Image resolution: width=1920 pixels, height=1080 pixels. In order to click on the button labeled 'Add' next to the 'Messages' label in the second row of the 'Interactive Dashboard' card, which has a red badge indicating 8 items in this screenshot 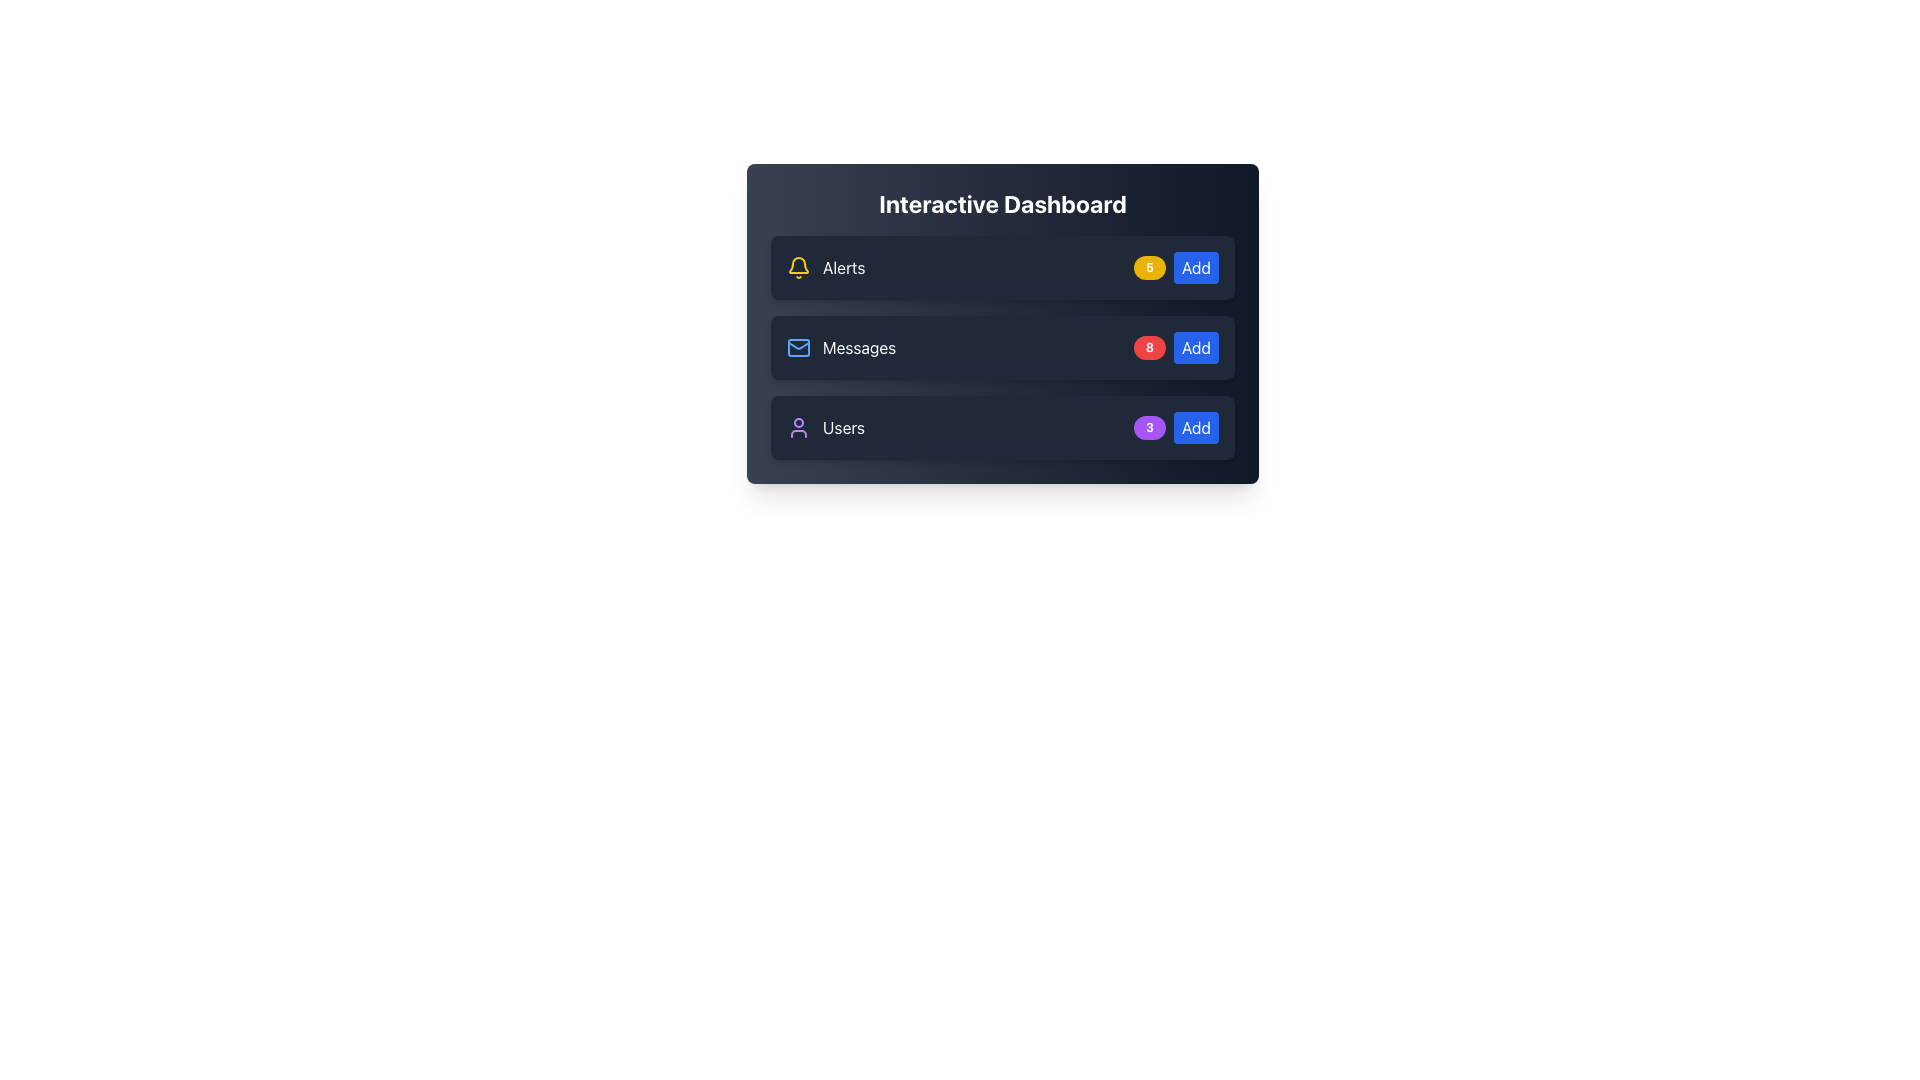, I will do `click(1176, 346)`.